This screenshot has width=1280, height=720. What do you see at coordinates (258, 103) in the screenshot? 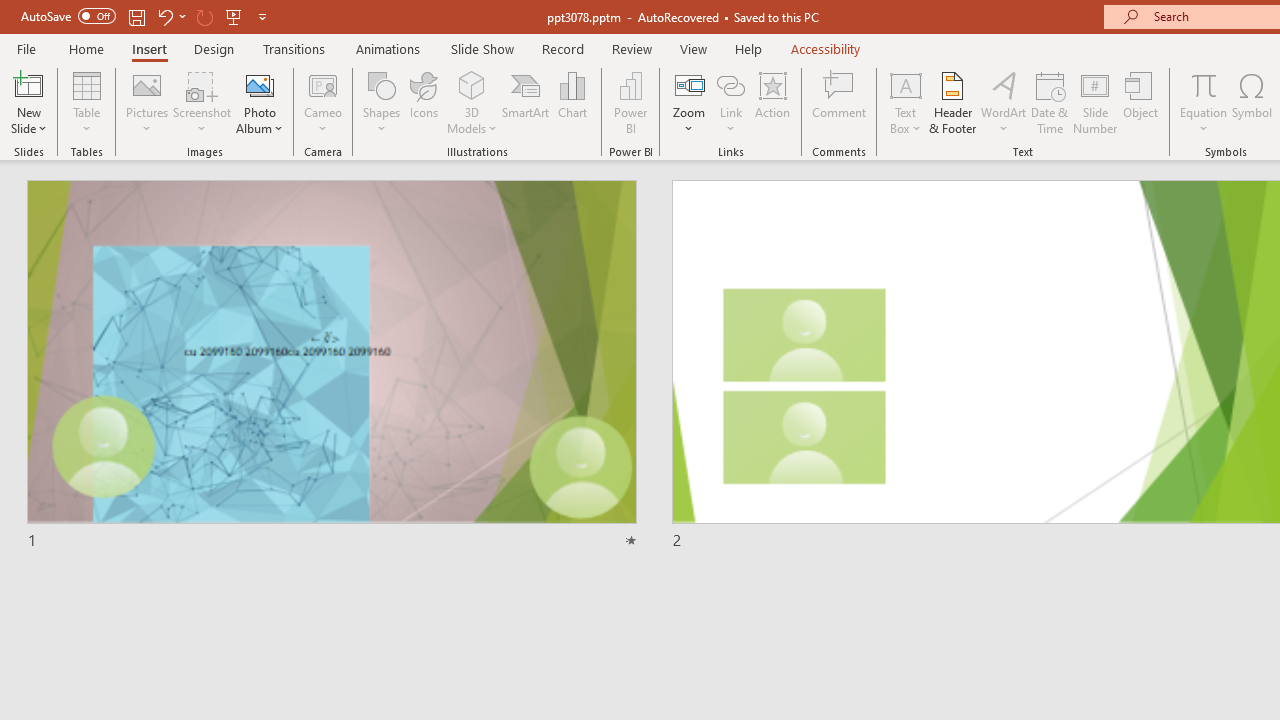
I see `'Photo Album...'` at bounding box center [258, 103].